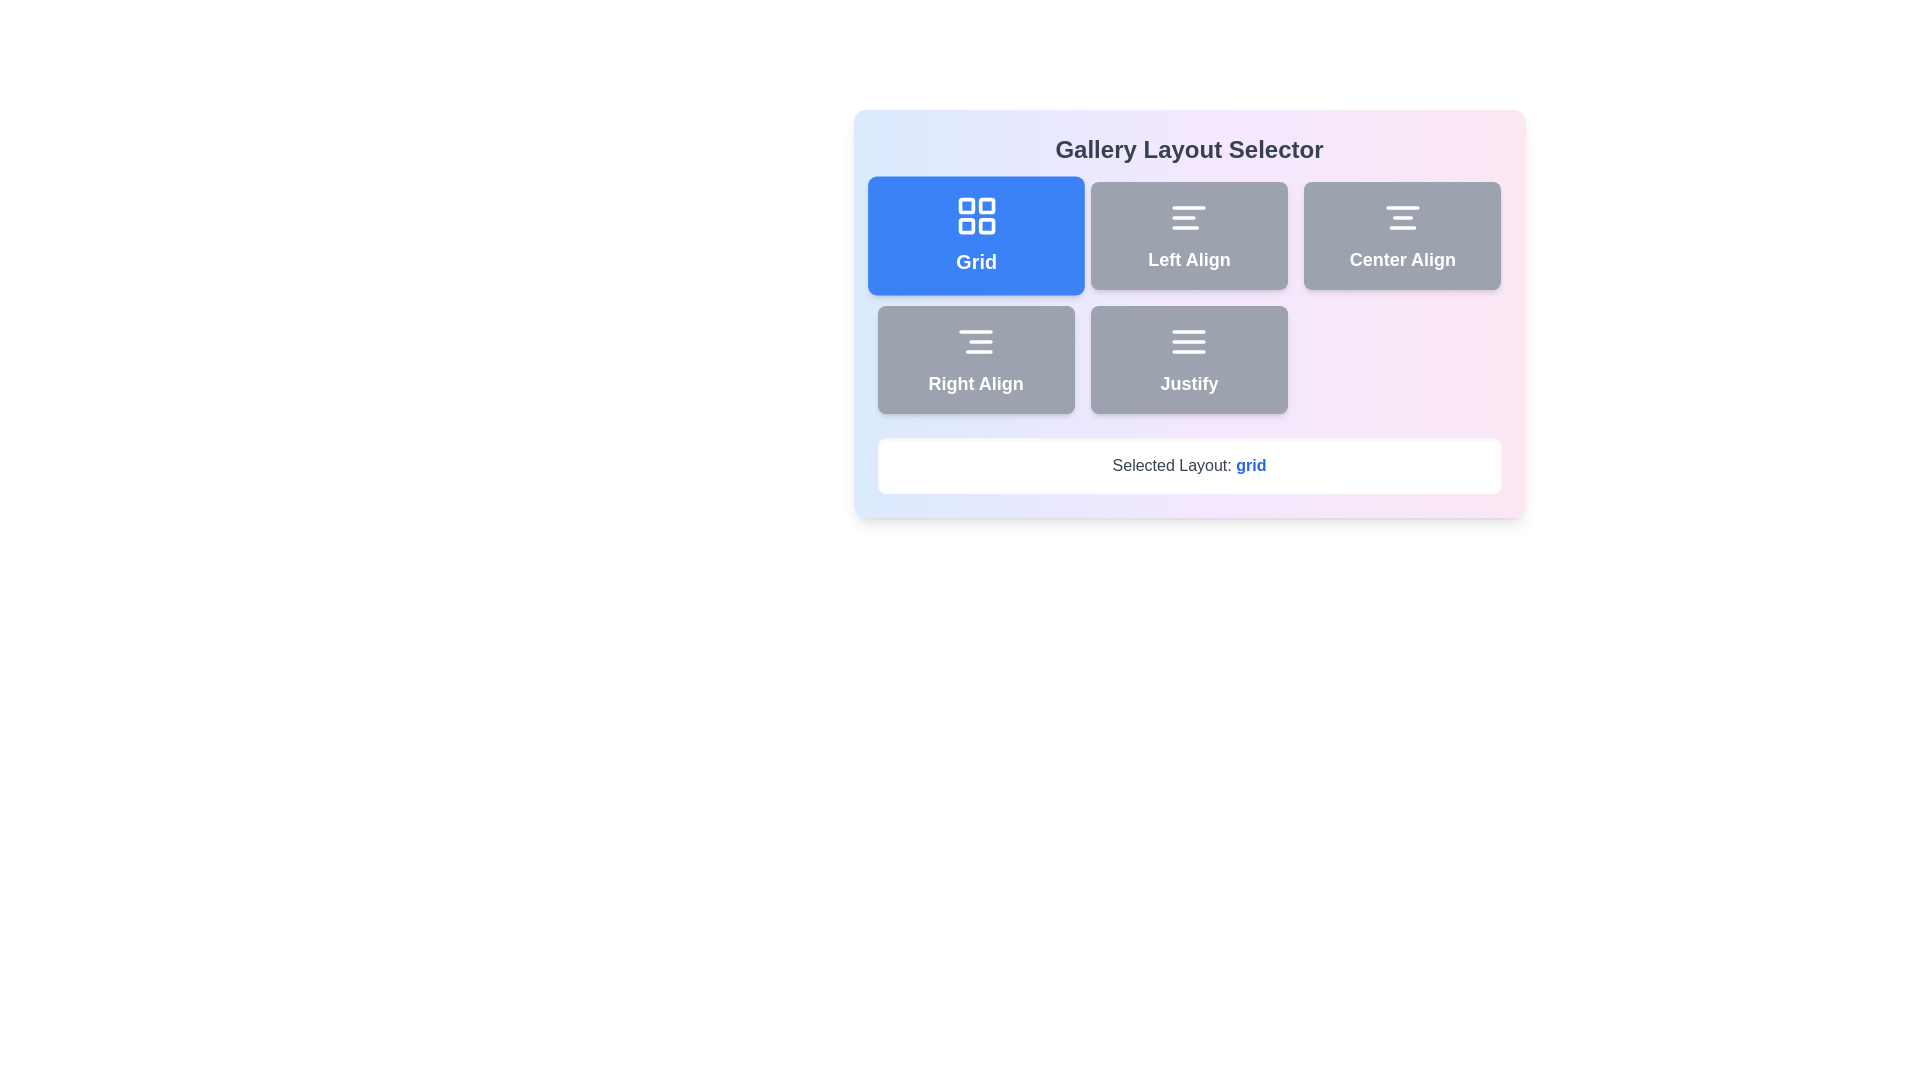 The width and height of the screenshot is (1920, 1080). What do you see at coordinates (976, 216) in the screenshot?
I see `the grid layout icon located within the blue rounded rectangle labeled 'Grid' at the top-left corner of the layout options box` at bounding box center [976, 216].